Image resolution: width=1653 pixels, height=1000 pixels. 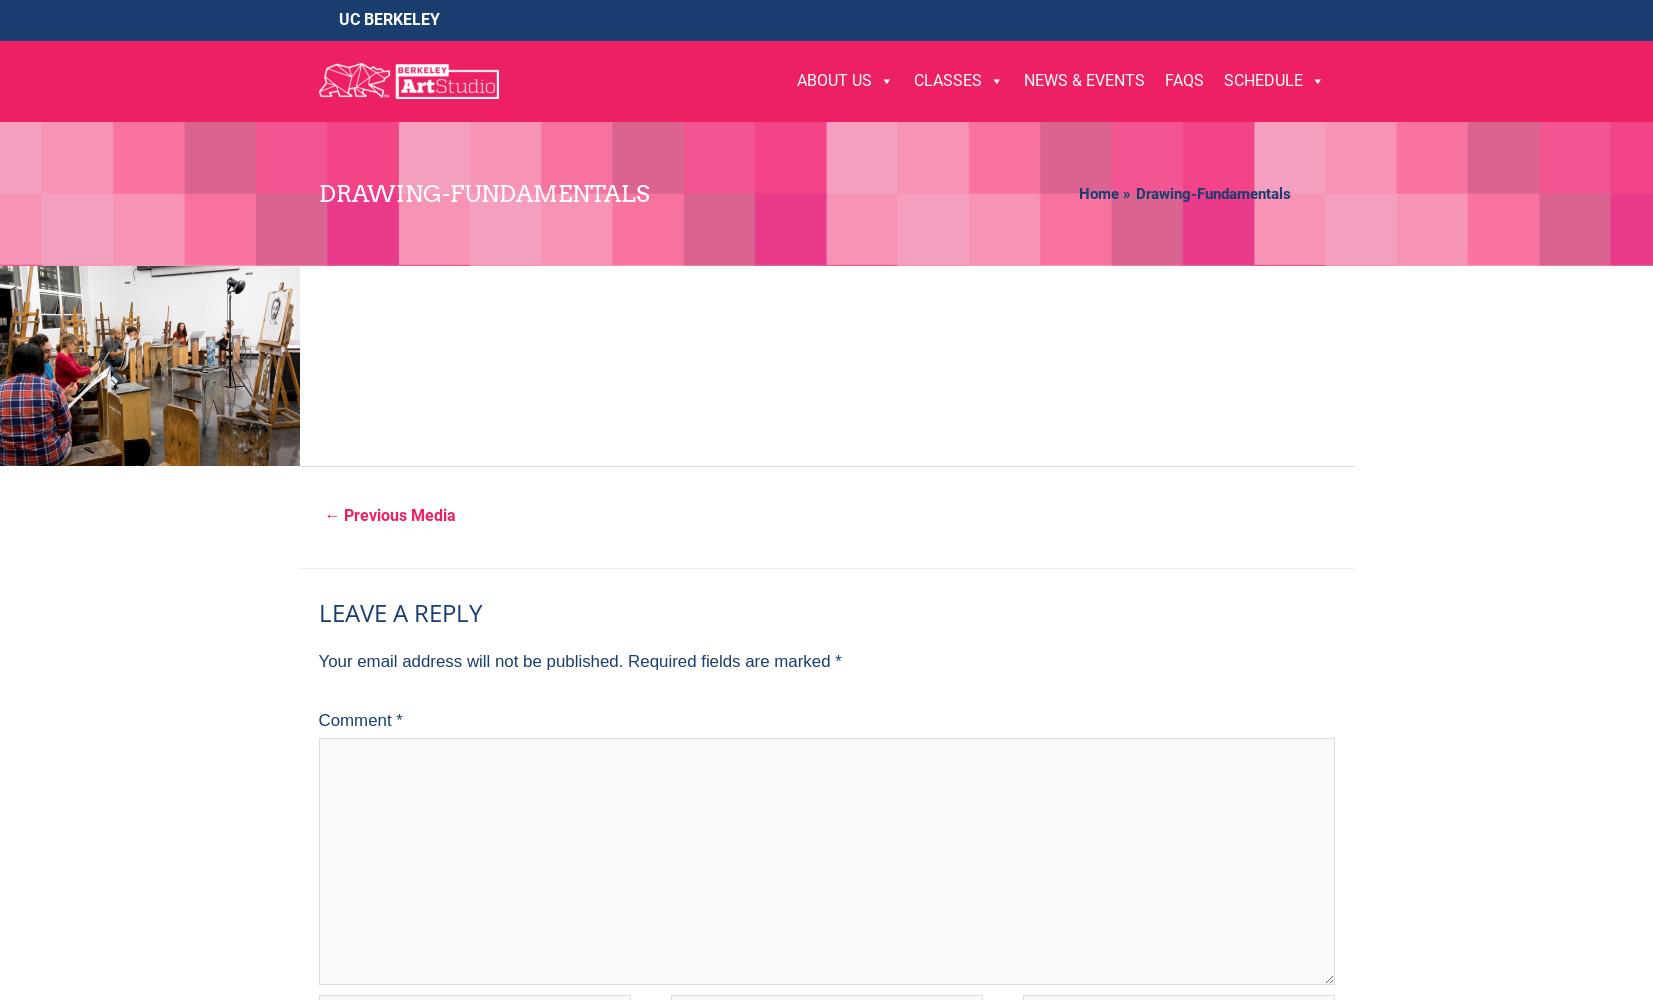 I want to click on 'Comment', so click(x=356, y=719).